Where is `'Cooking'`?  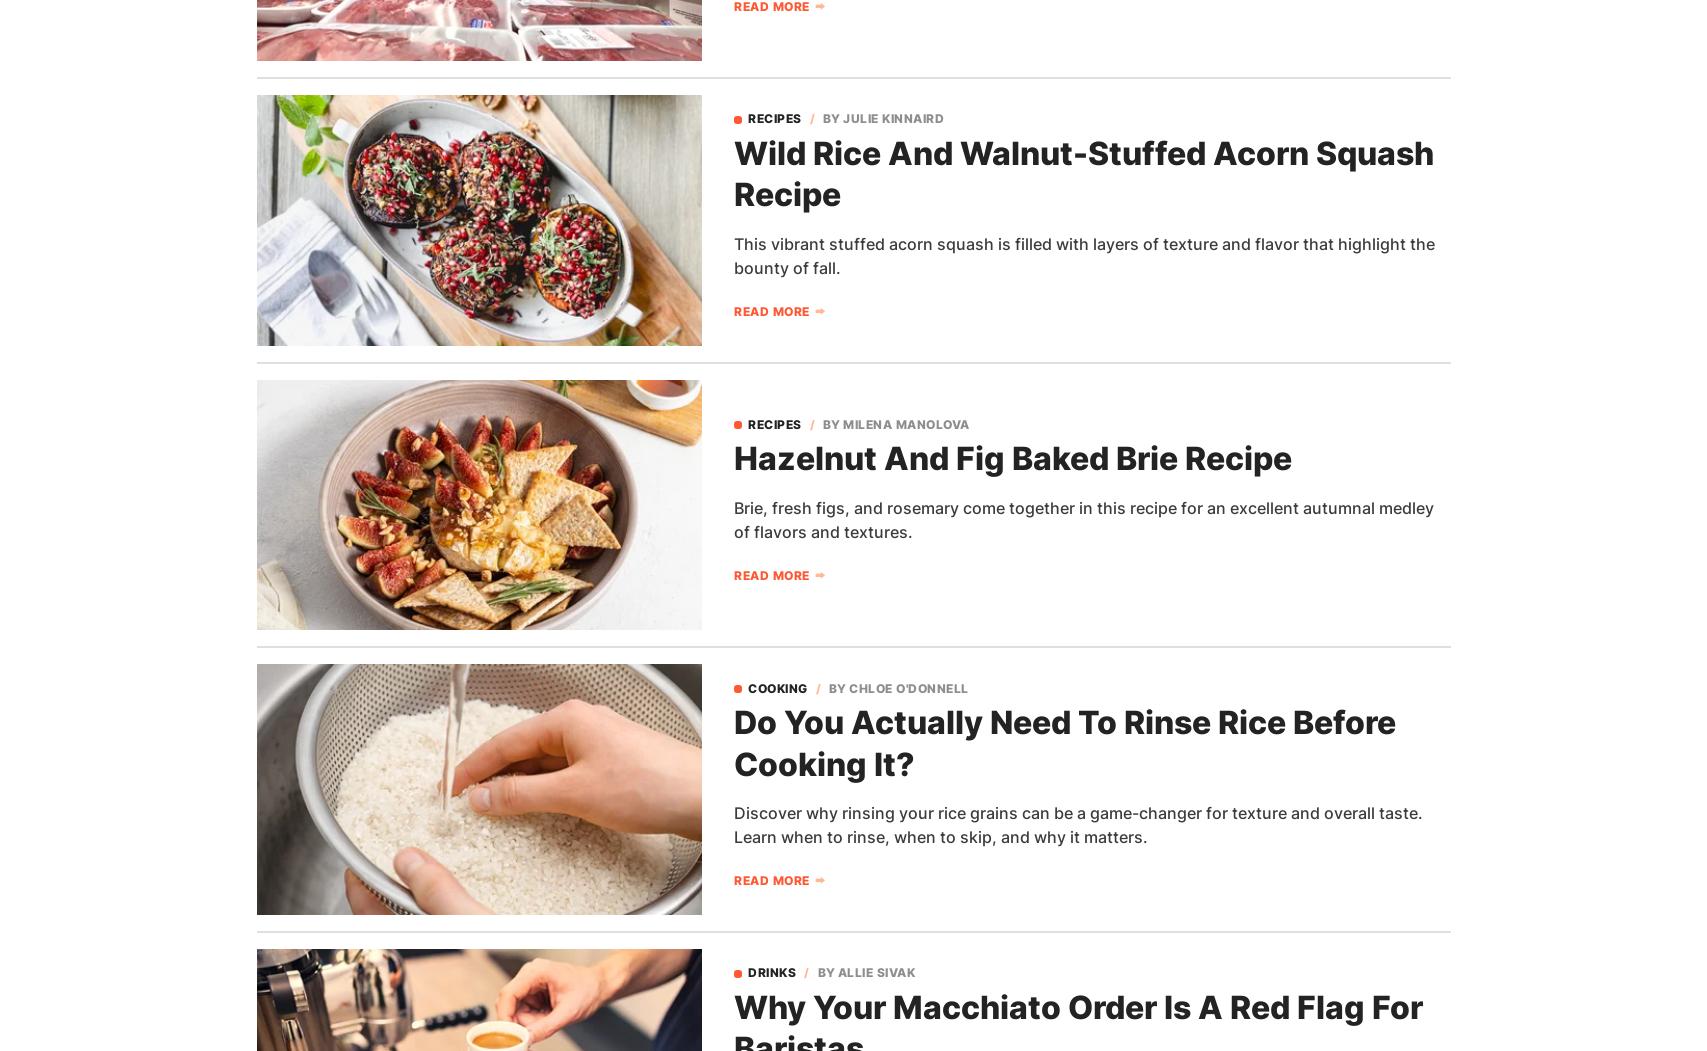
'Cooking' is located at coordinates (777, 687).